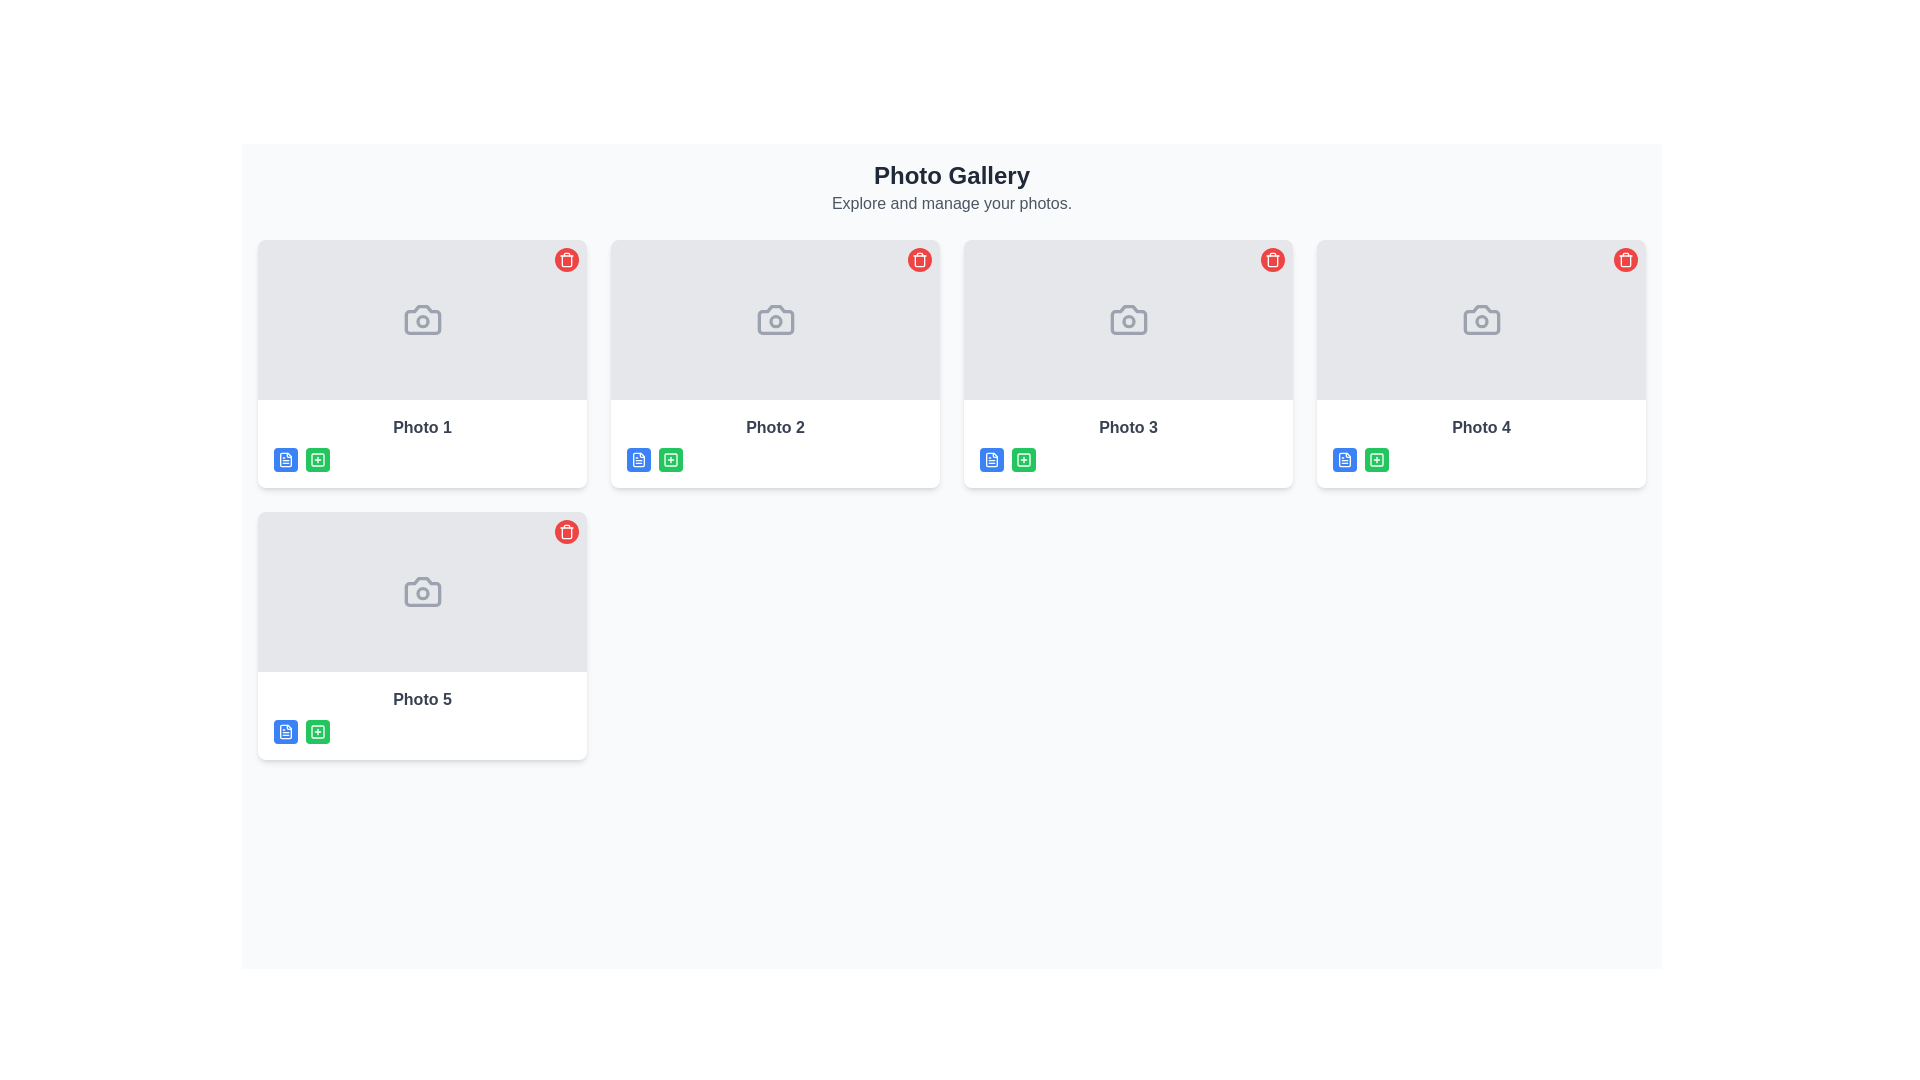 The image size is (1920, 1080). What do you see at coordinates (637, 459) in the screenshot?
I see `the button located at the bottom-left corner of the card labeled 'Photo 2' to potentially display a tooltip` at bounding box center [637, 459].